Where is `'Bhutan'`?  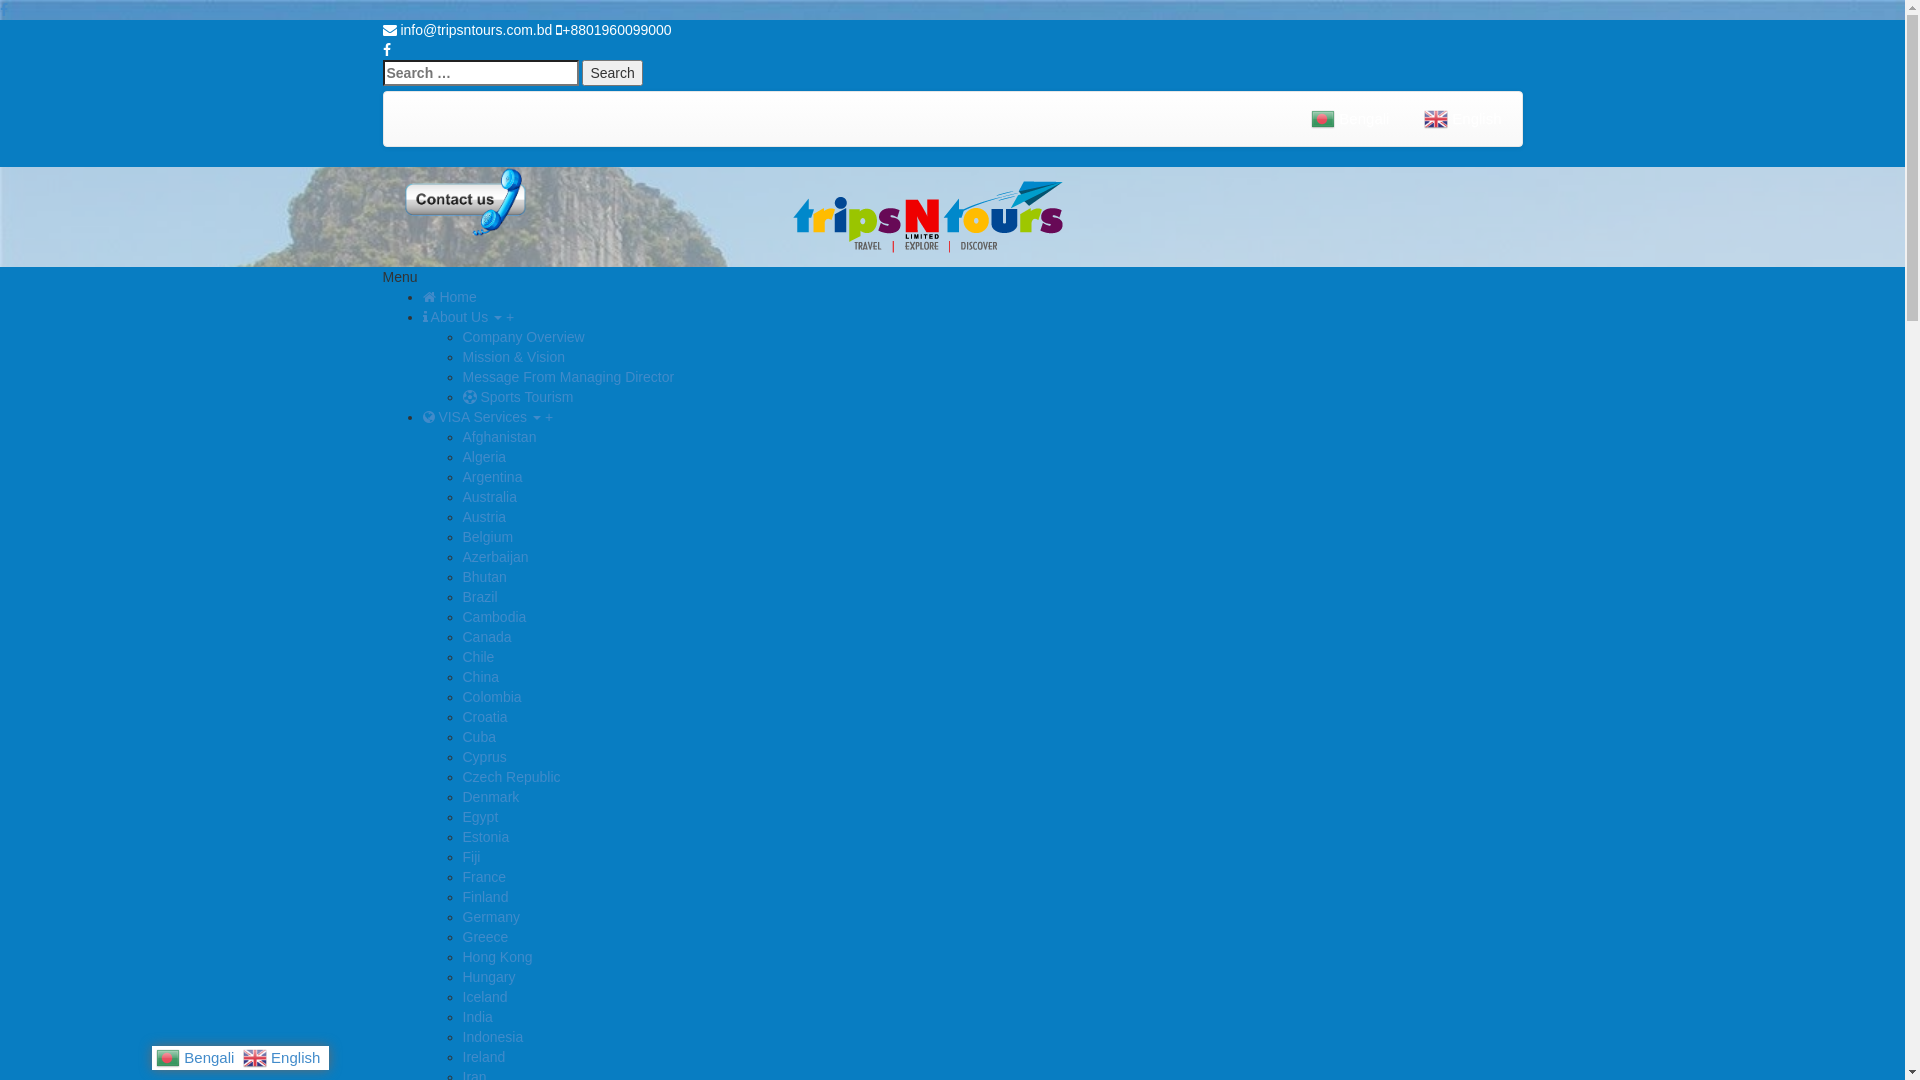
'Bhutan' is located at coordinates (484, 577).